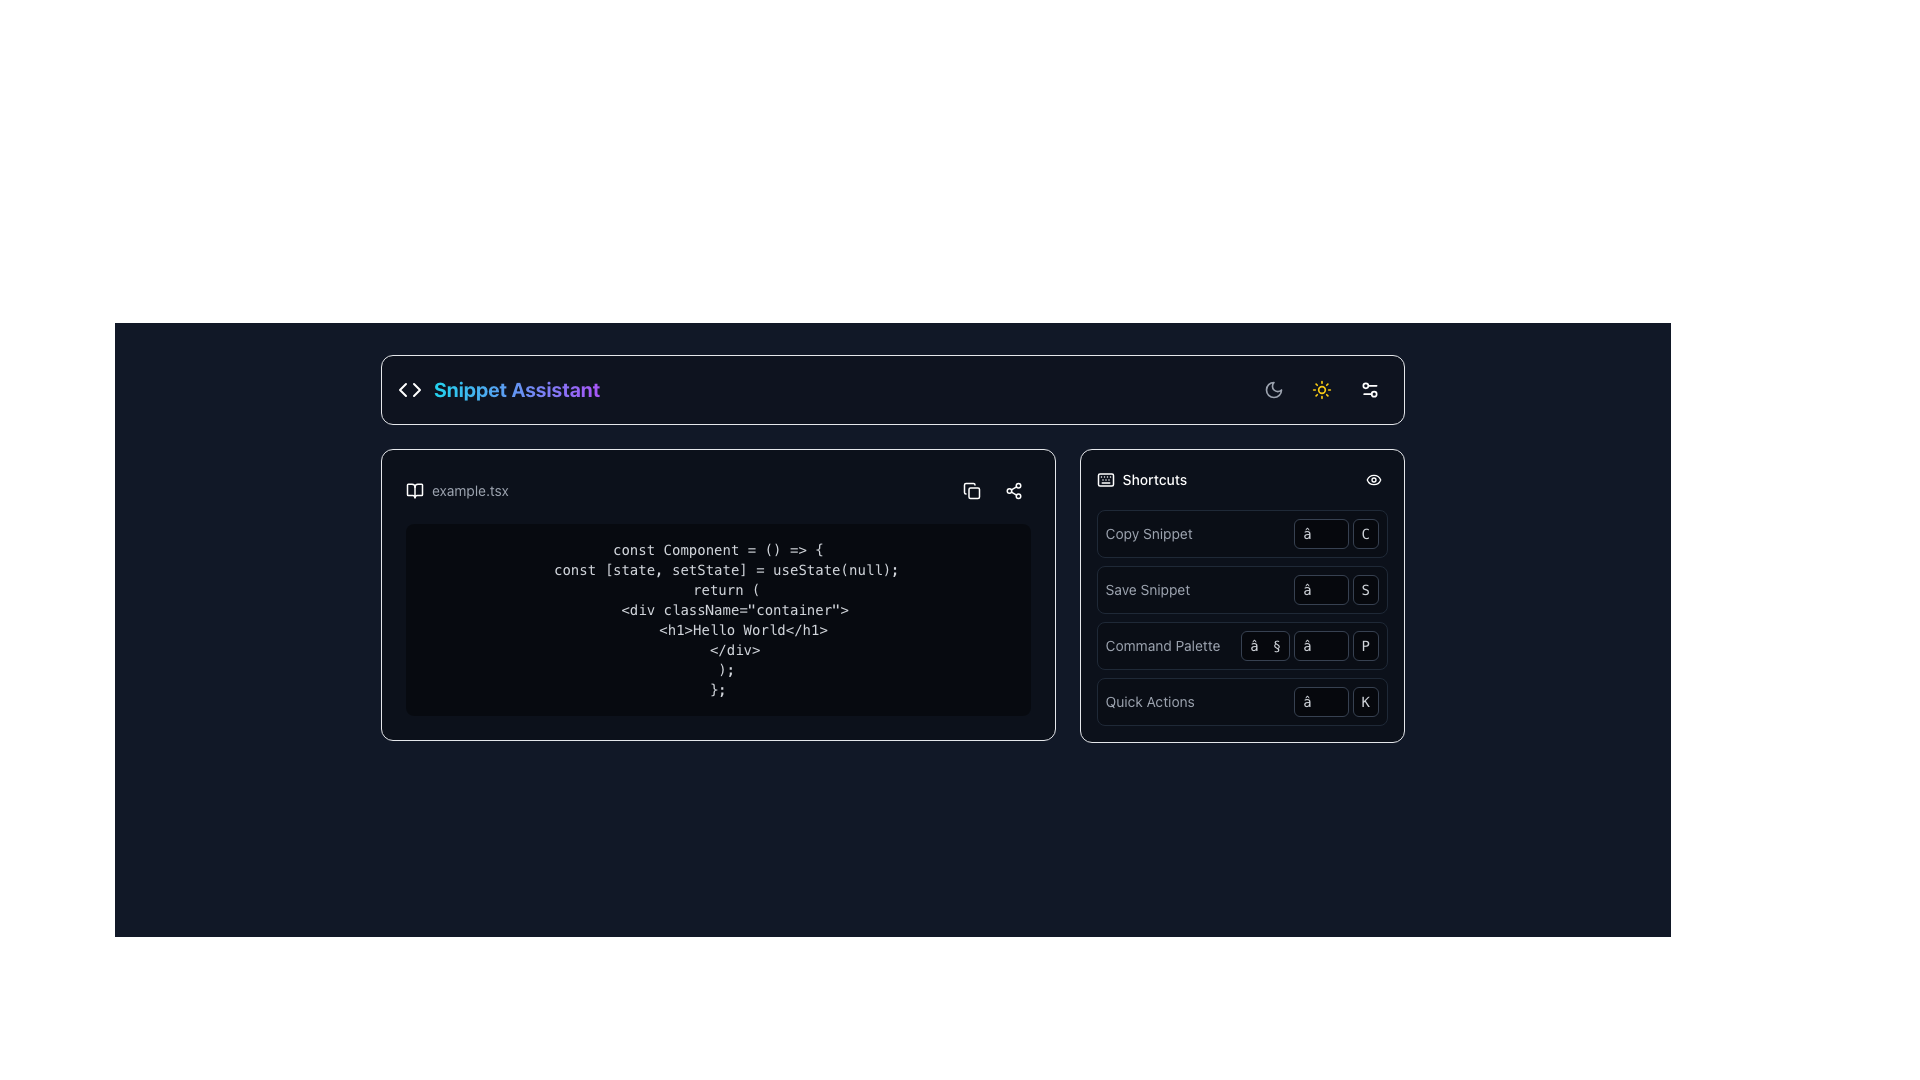 The width and height of the screenshot is (1920, 1080). I want to click on the second button from the left in the top-right corner of the interface, so click(1321, 389).